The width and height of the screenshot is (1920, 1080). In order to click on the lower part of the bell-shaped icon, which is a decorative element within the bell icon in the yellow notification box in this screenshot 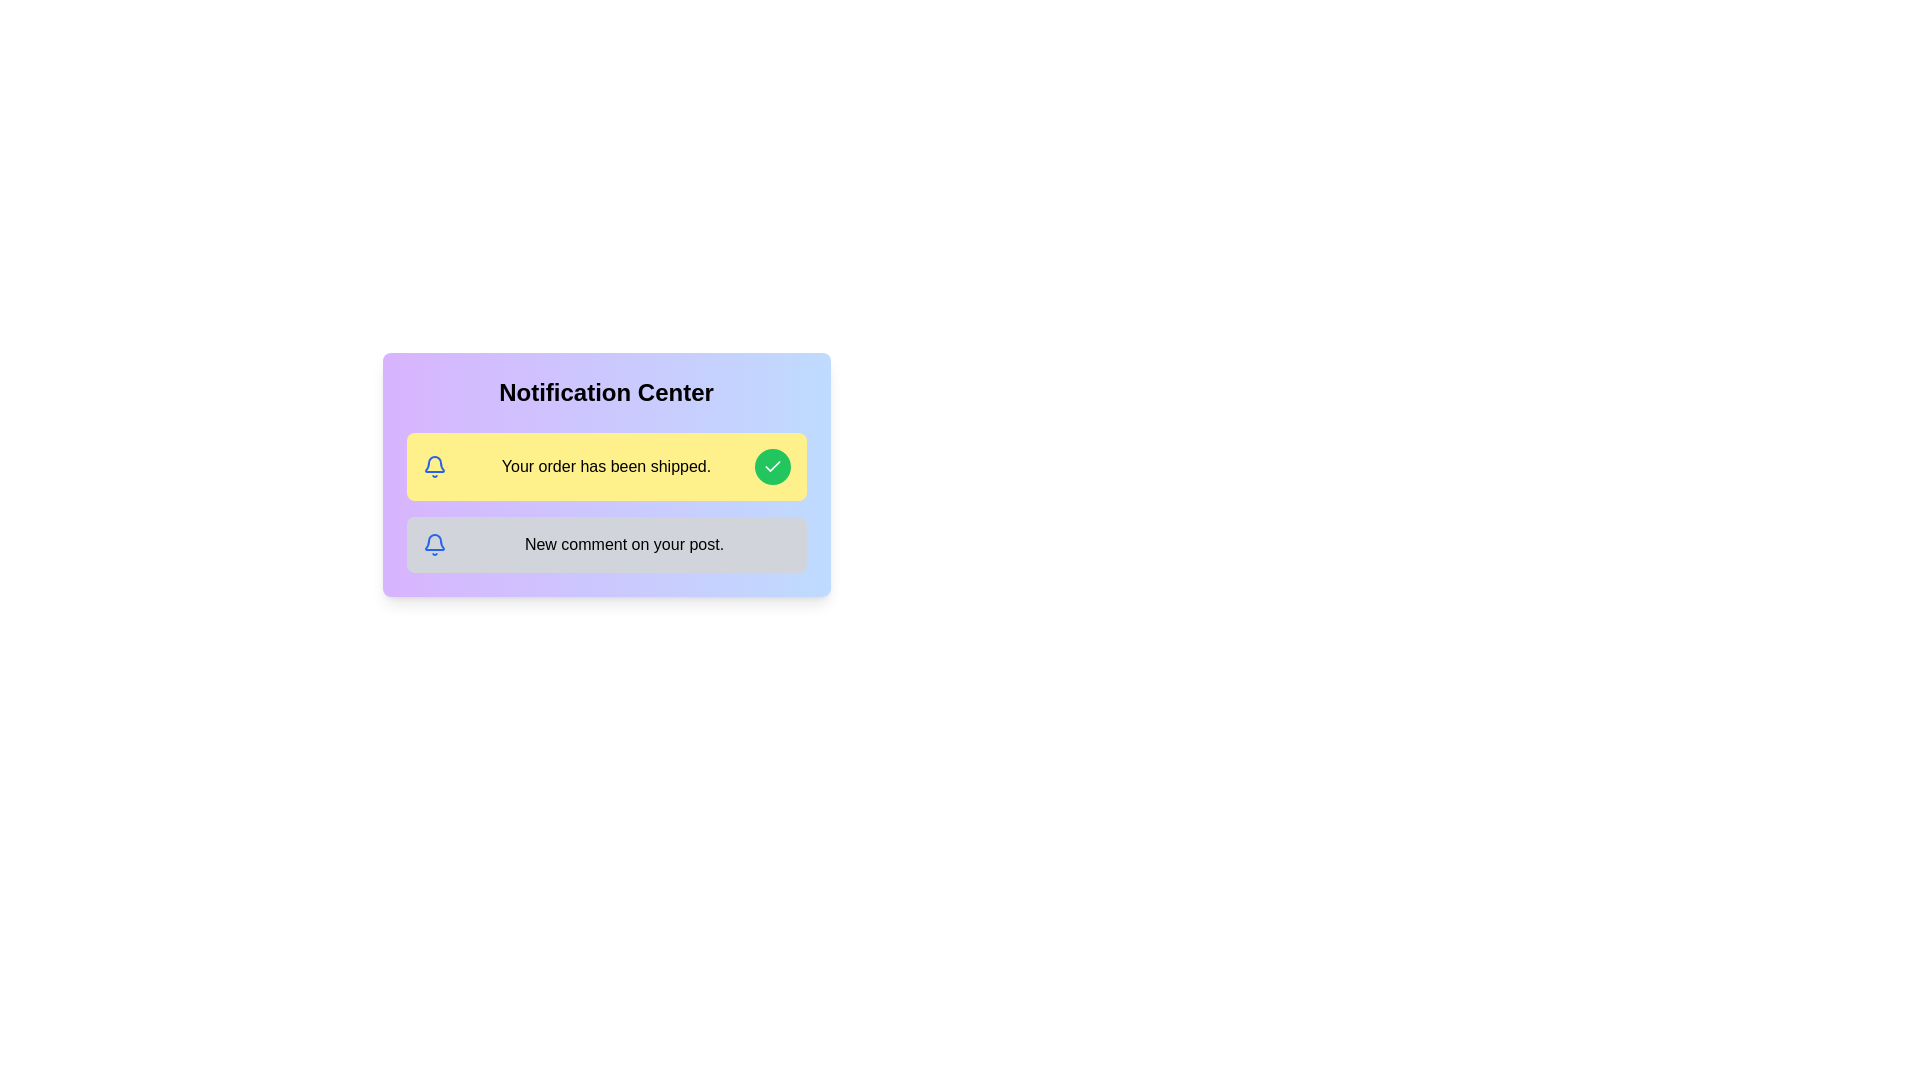, I will do `click(433, 542)`.